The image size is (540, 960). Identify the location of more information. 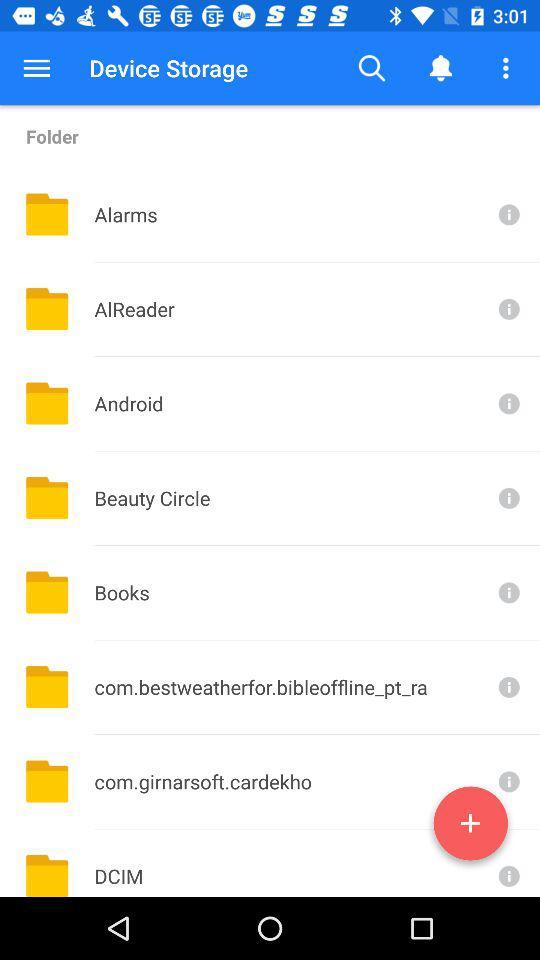
(507, 862).